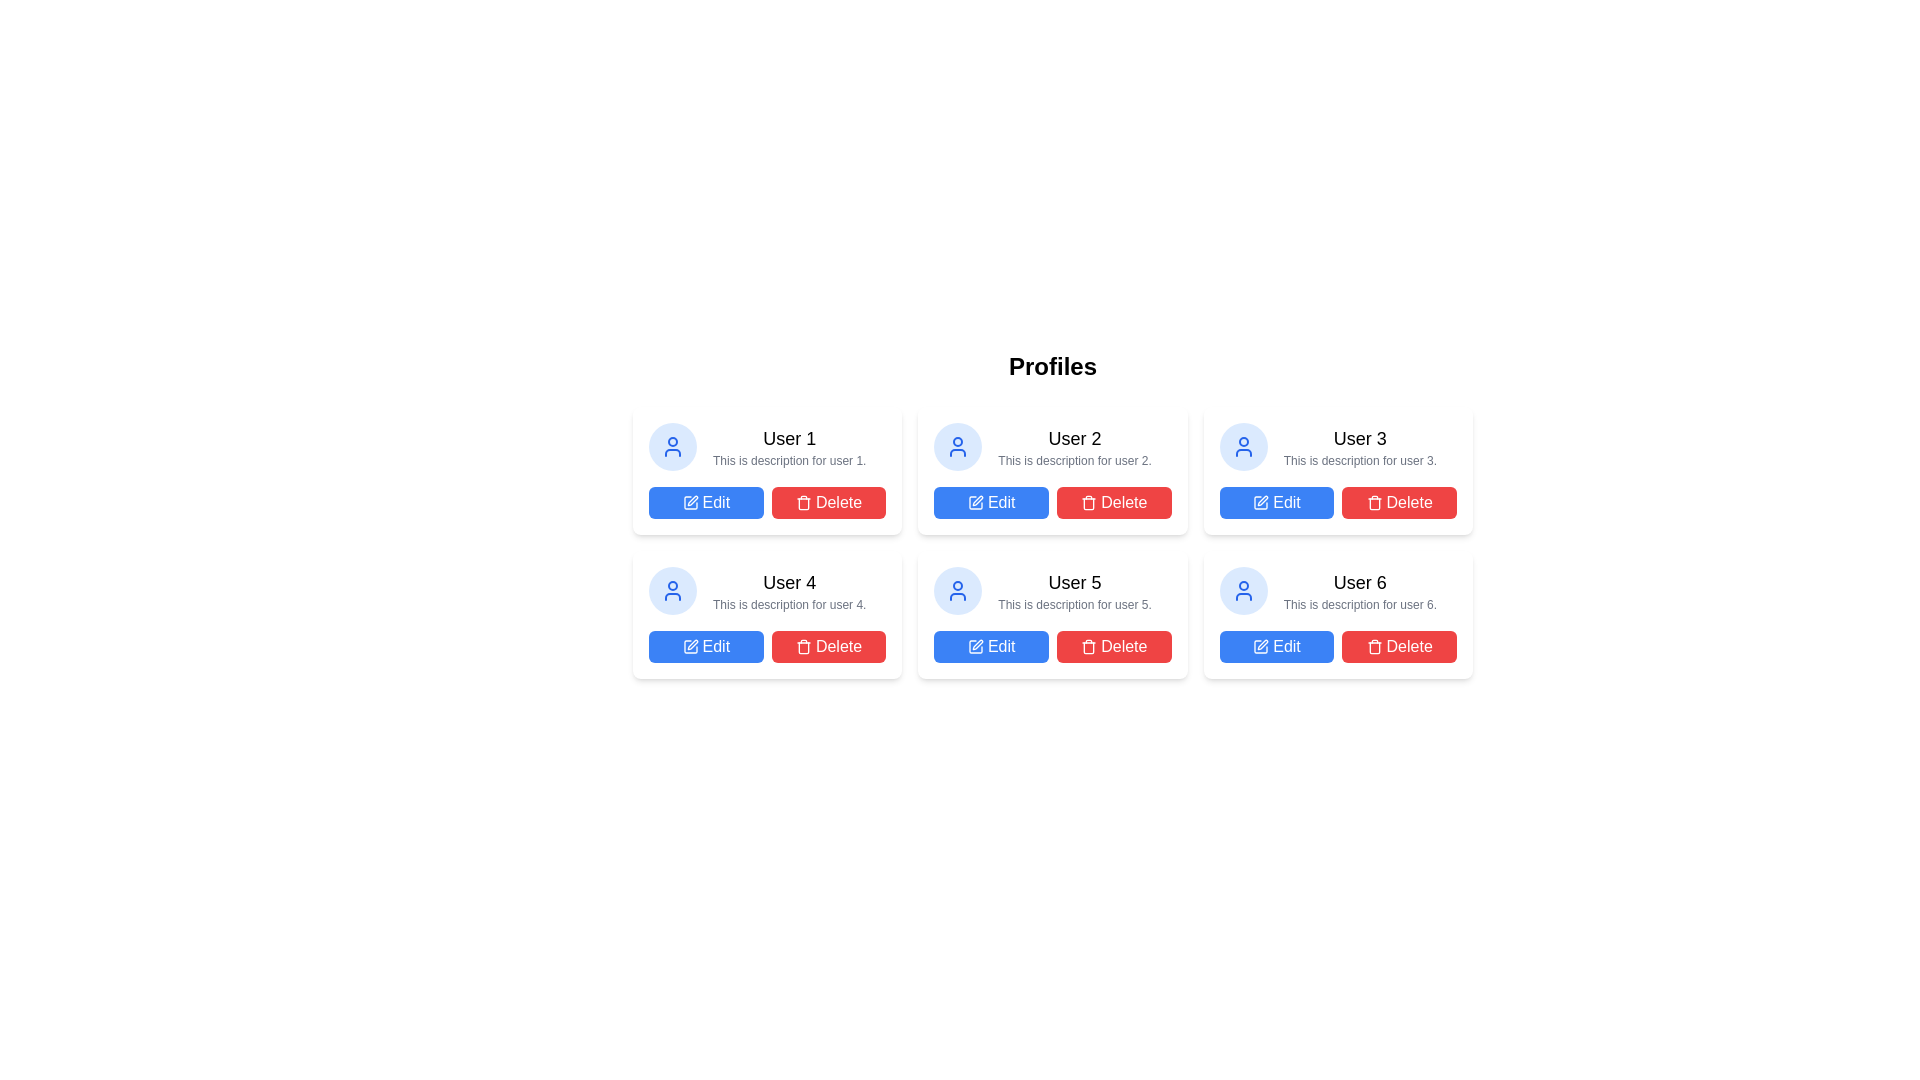 The image size is (1920, 1080). I want to click on the edit button in the first row and first column of the user profile cards grid, so click(706, 501).